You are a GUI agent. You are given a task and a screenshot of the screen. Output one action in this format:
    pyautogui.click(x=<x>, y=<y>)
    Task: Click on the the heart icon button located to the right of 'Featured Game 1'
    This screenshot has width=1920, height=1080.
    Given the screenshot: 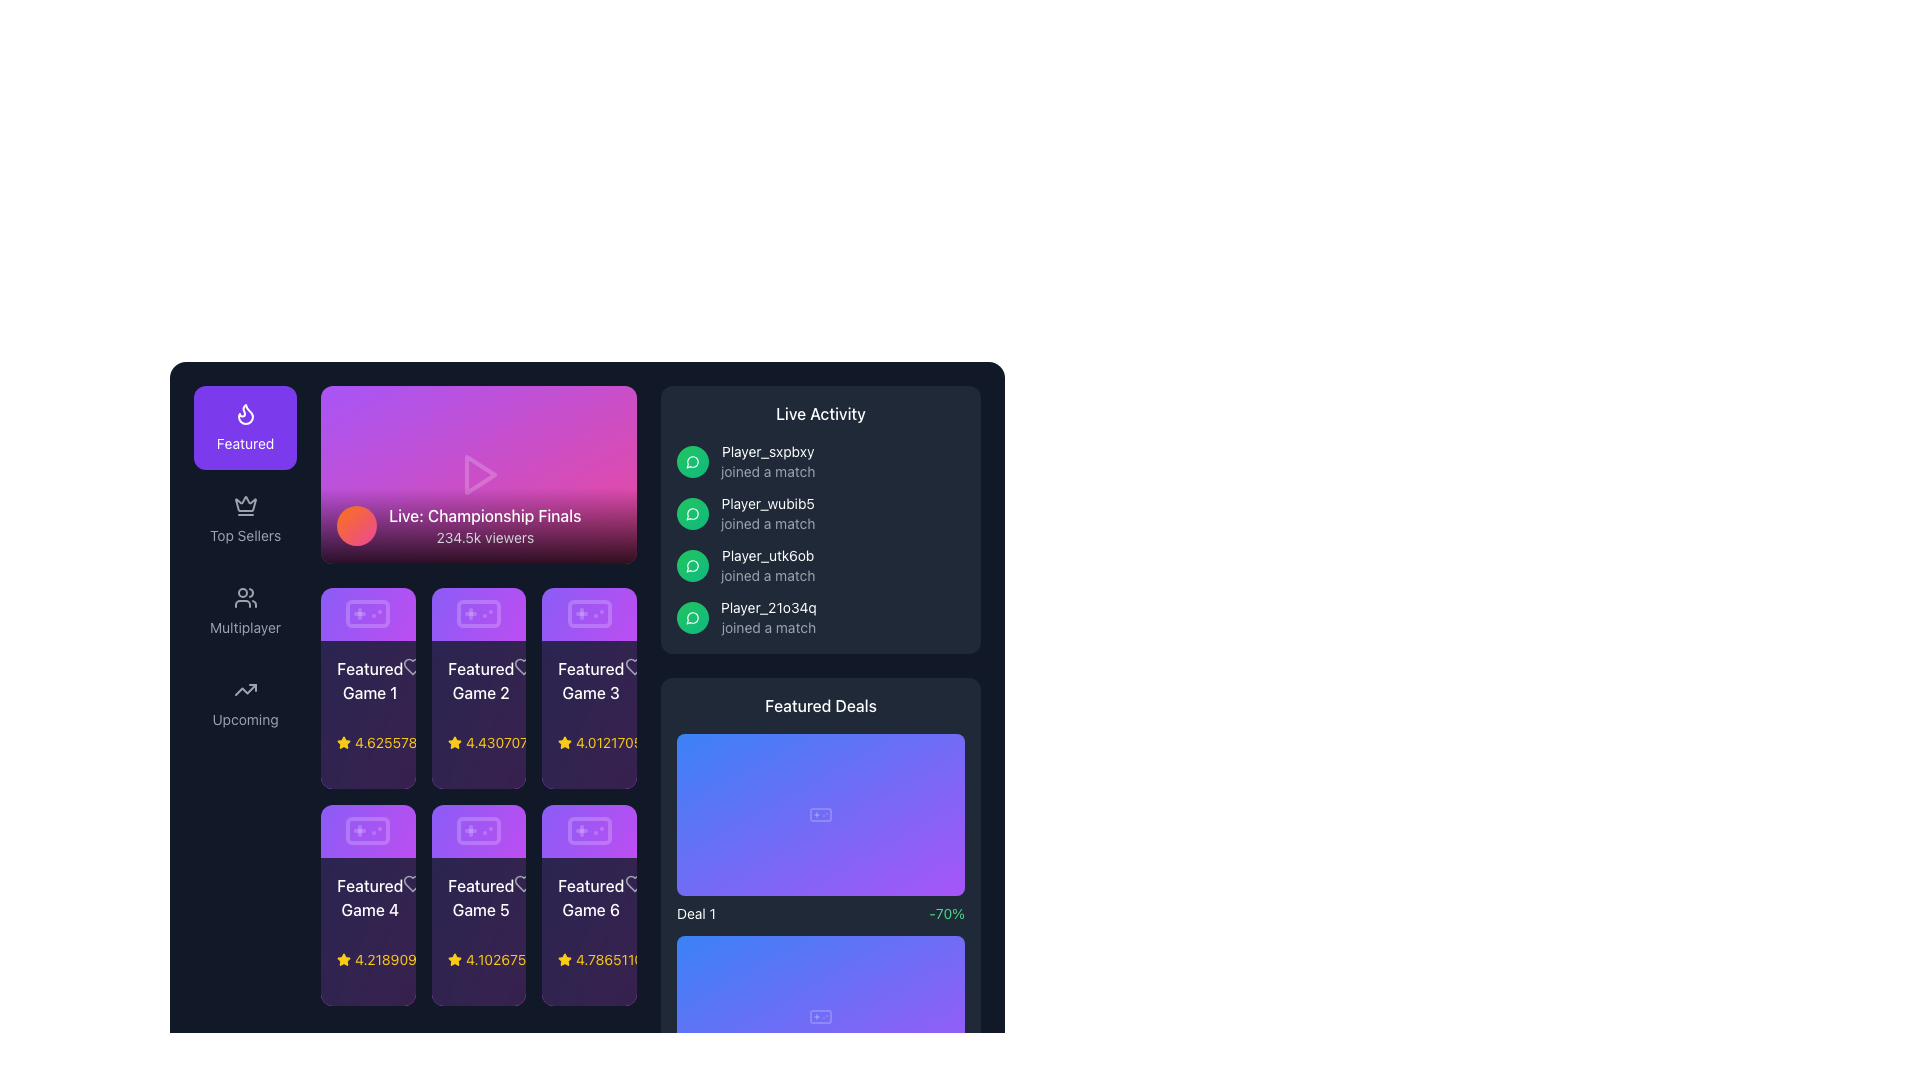 What is the action you would take?
    pyautogui.click(x=412, y=666)
    